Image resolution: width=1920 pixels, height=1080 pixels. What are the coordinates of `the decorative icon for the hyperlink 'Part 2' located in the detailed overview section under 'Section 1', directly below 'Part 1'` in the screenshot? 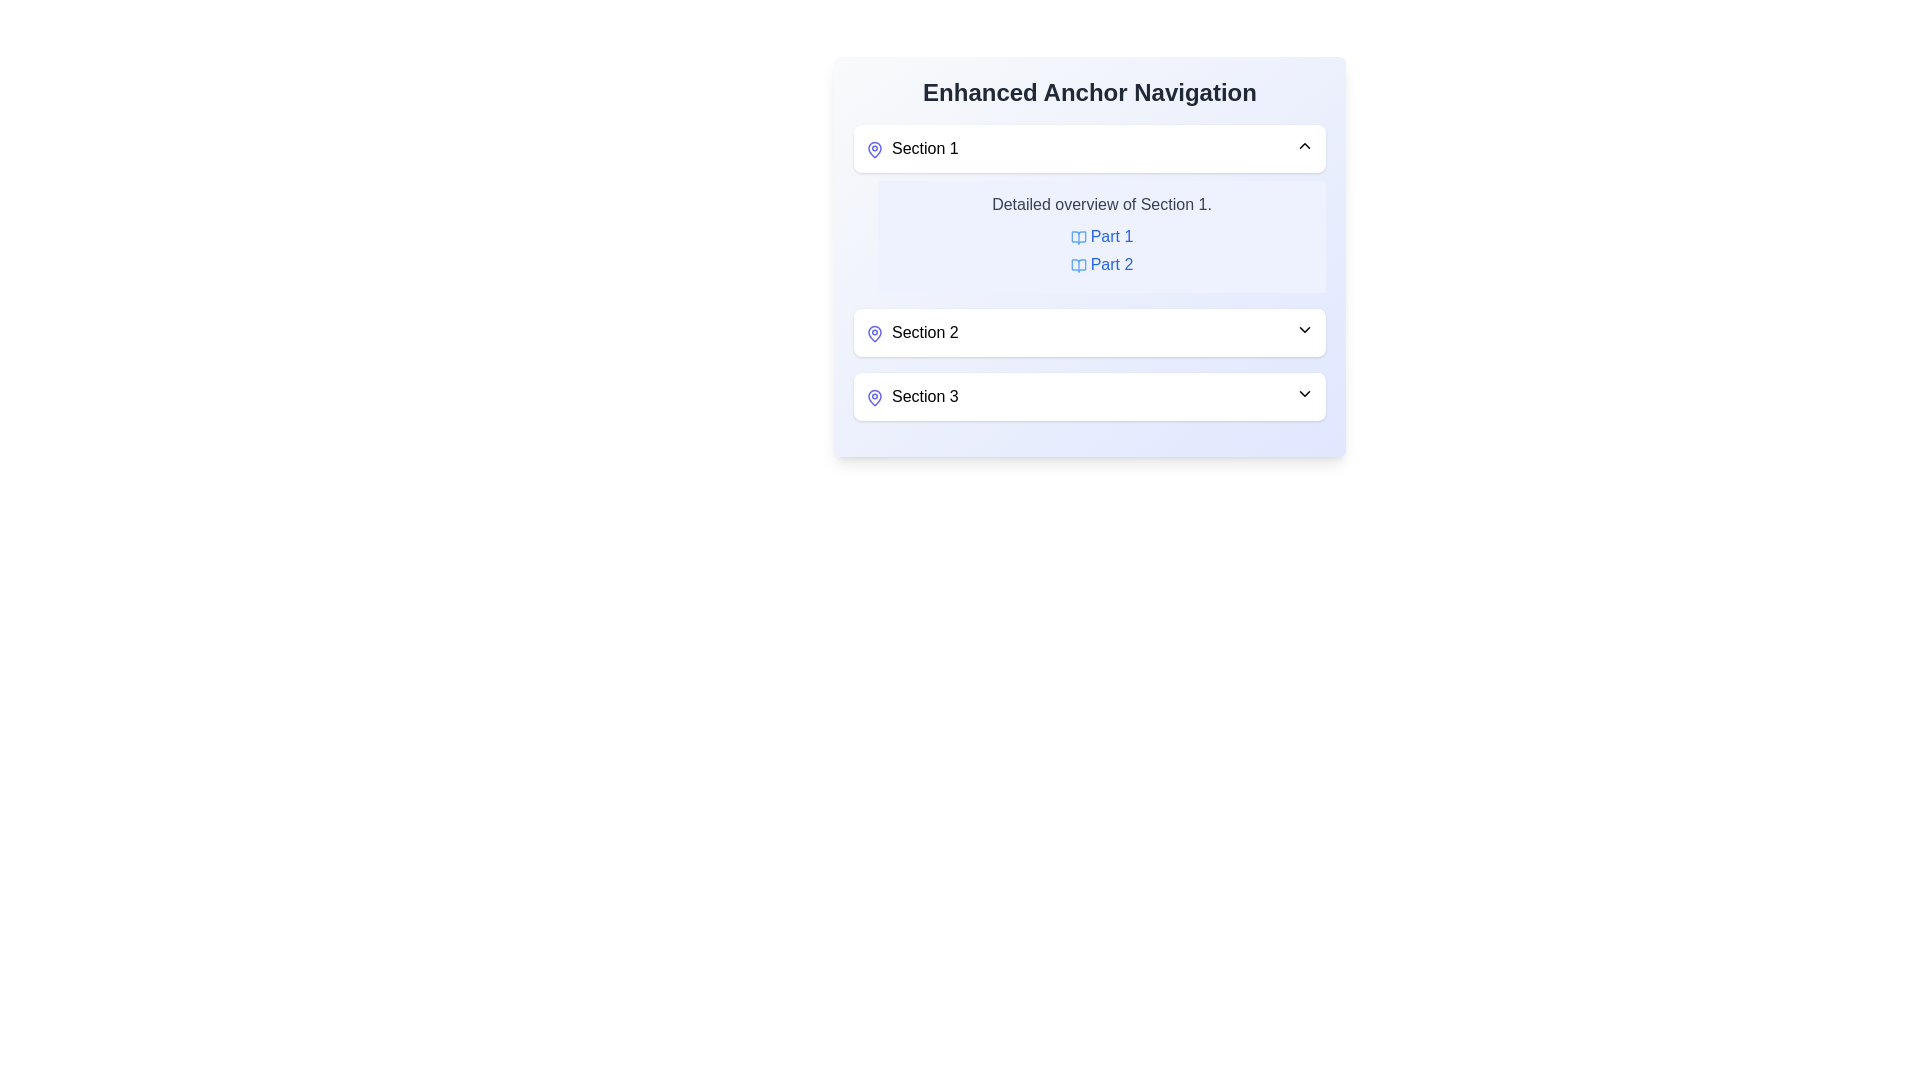 It's located at (1077, 264).